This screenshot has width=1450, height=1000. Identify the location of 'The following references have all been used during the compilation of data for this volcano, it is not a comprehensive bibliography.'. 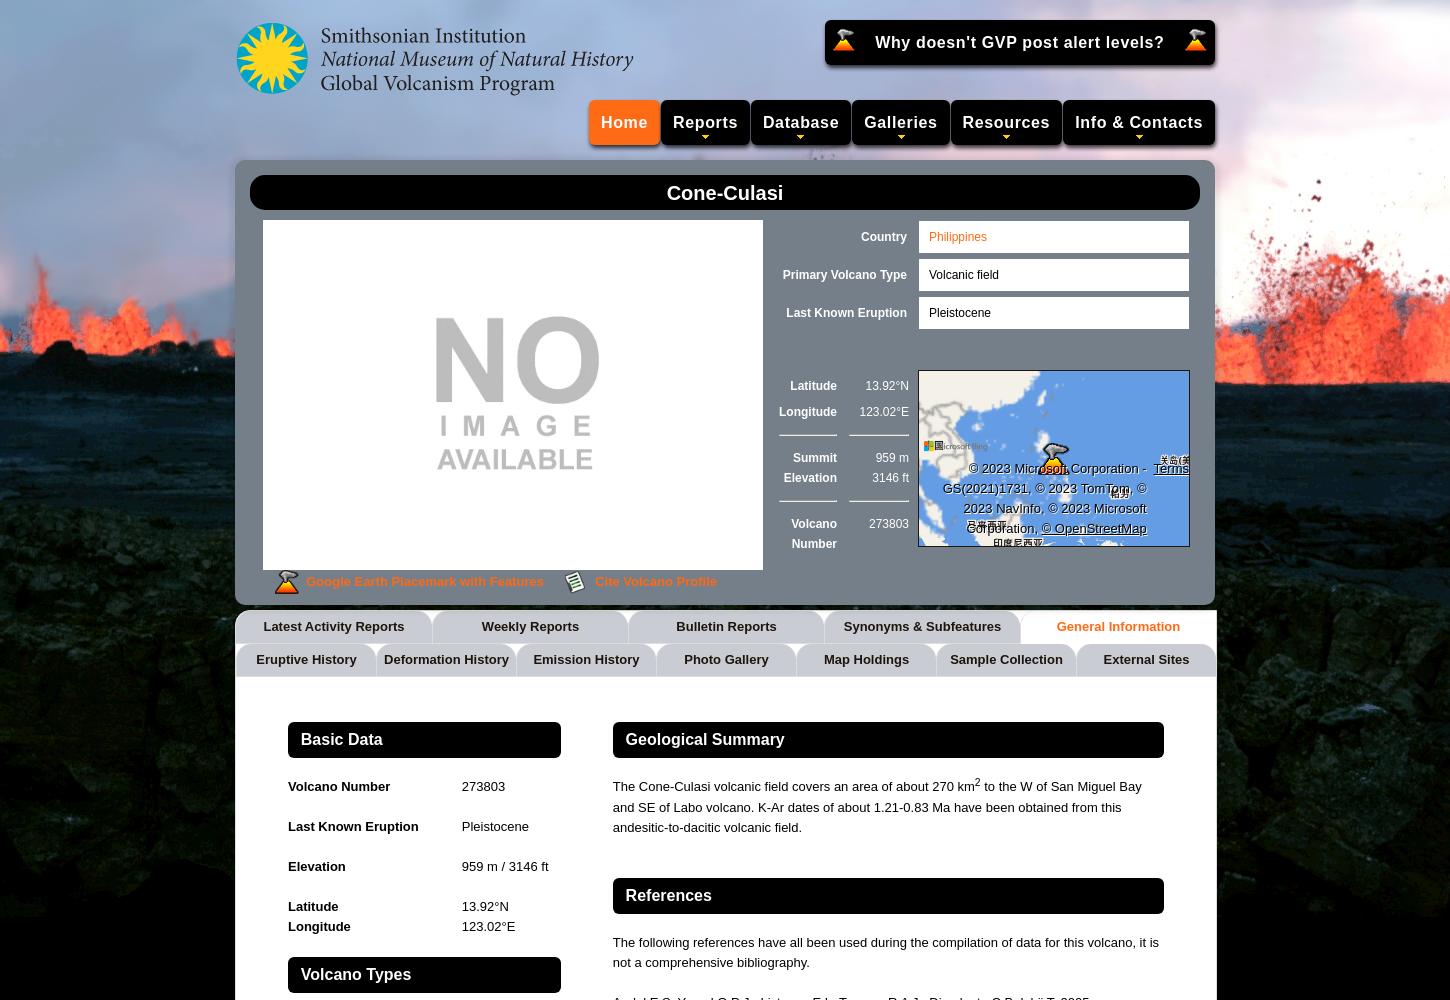
(884, 951).